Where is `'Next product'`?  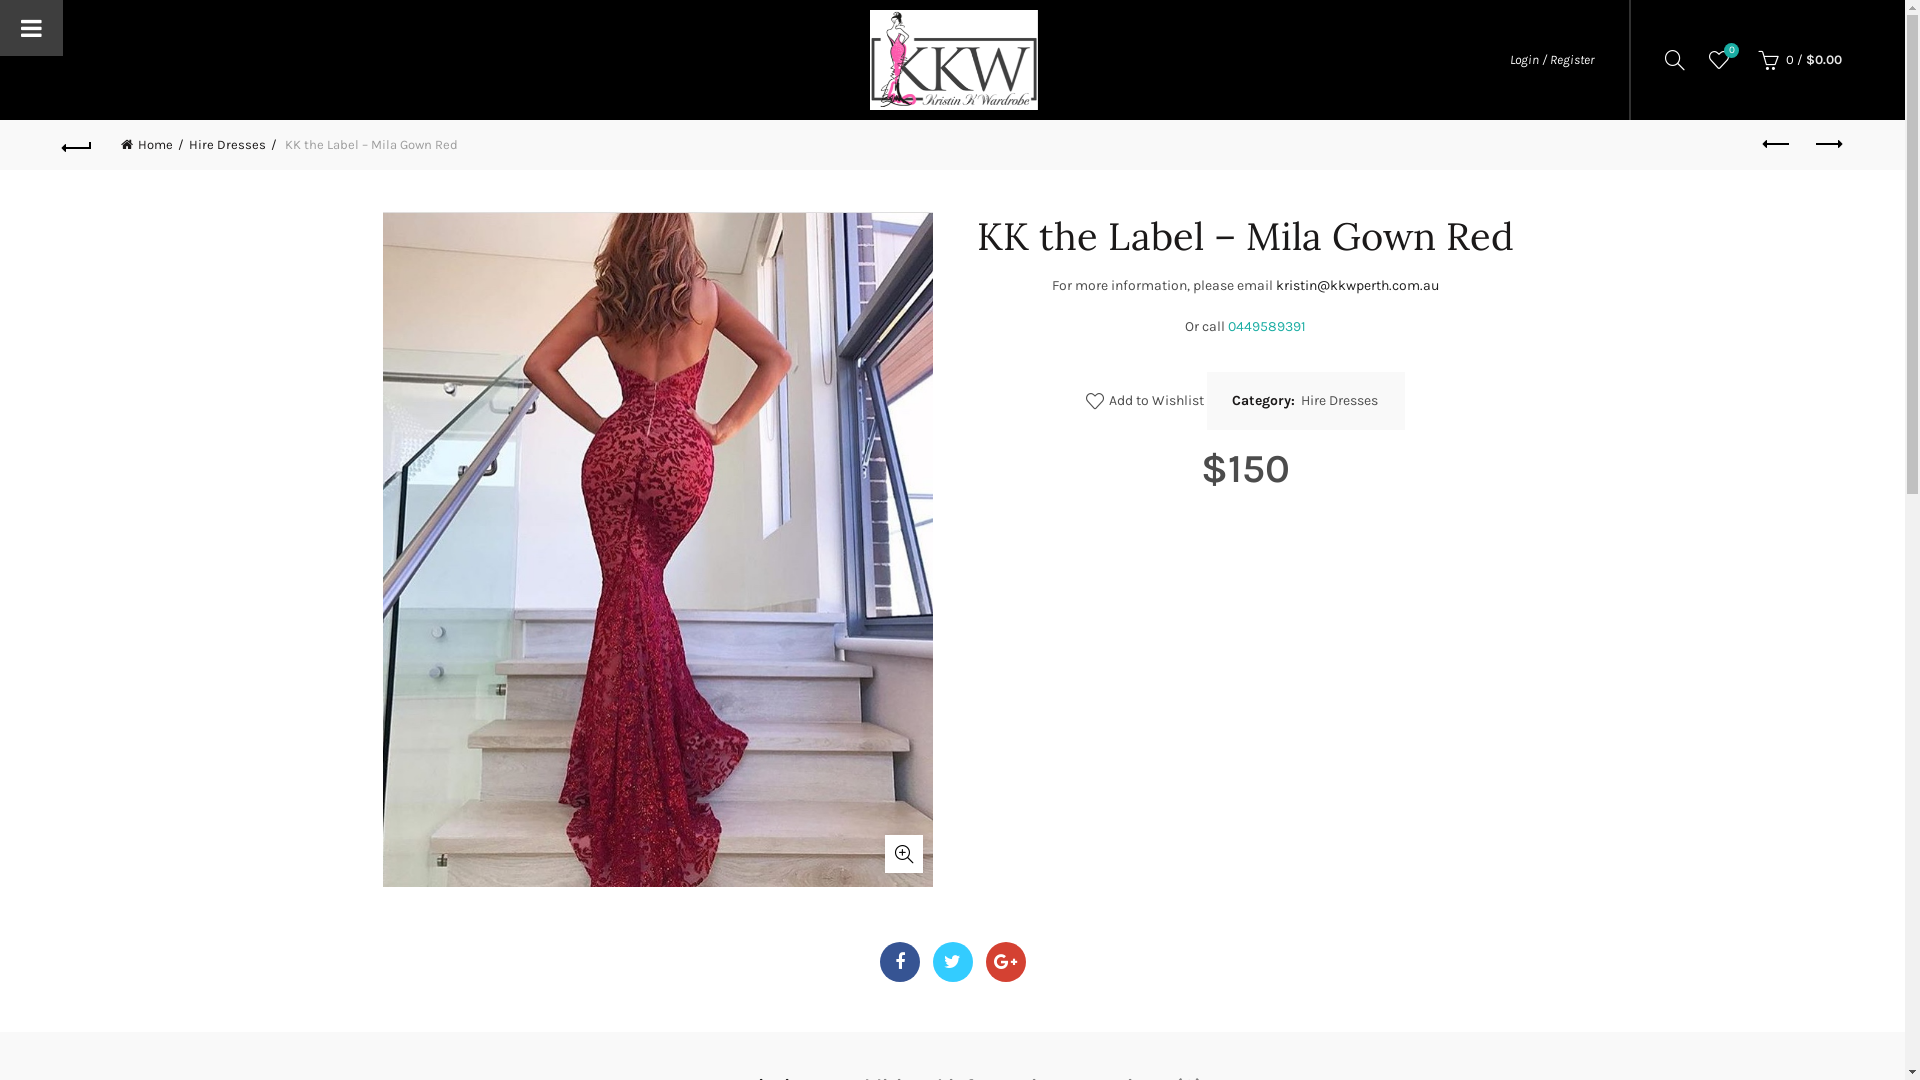 'Next product' is located at coordinates (1827, 144).